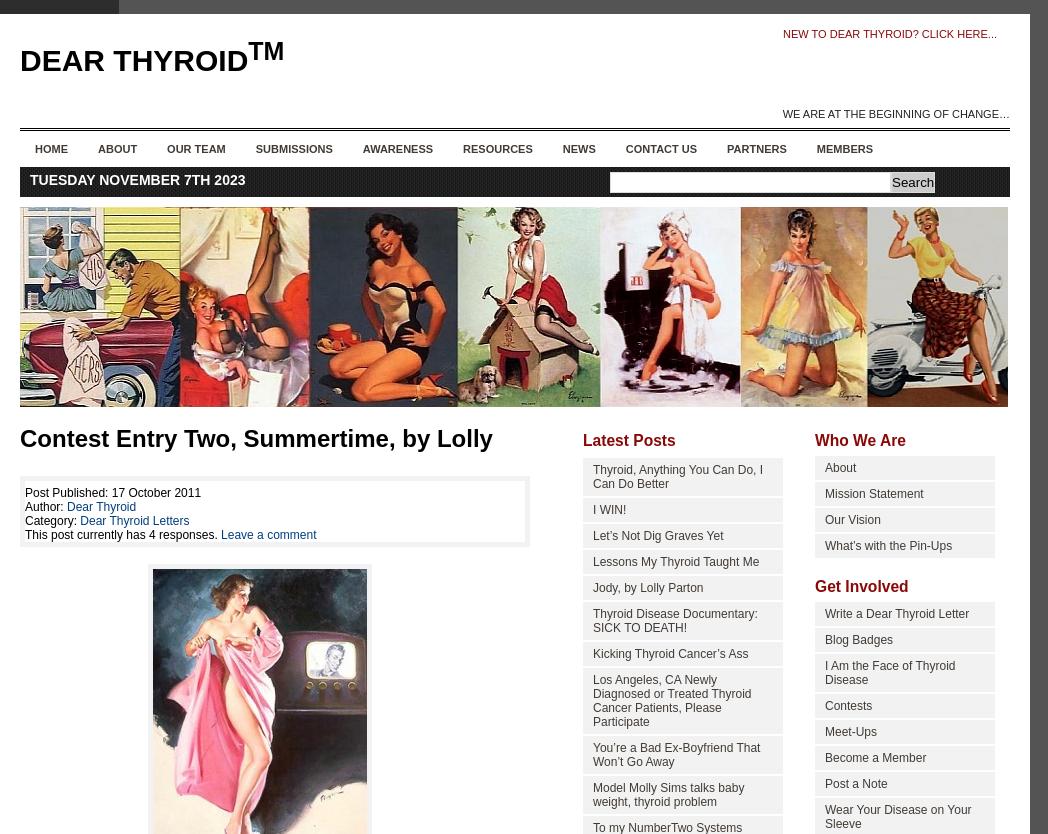  I want to click on 'TM', so click(247, 51).